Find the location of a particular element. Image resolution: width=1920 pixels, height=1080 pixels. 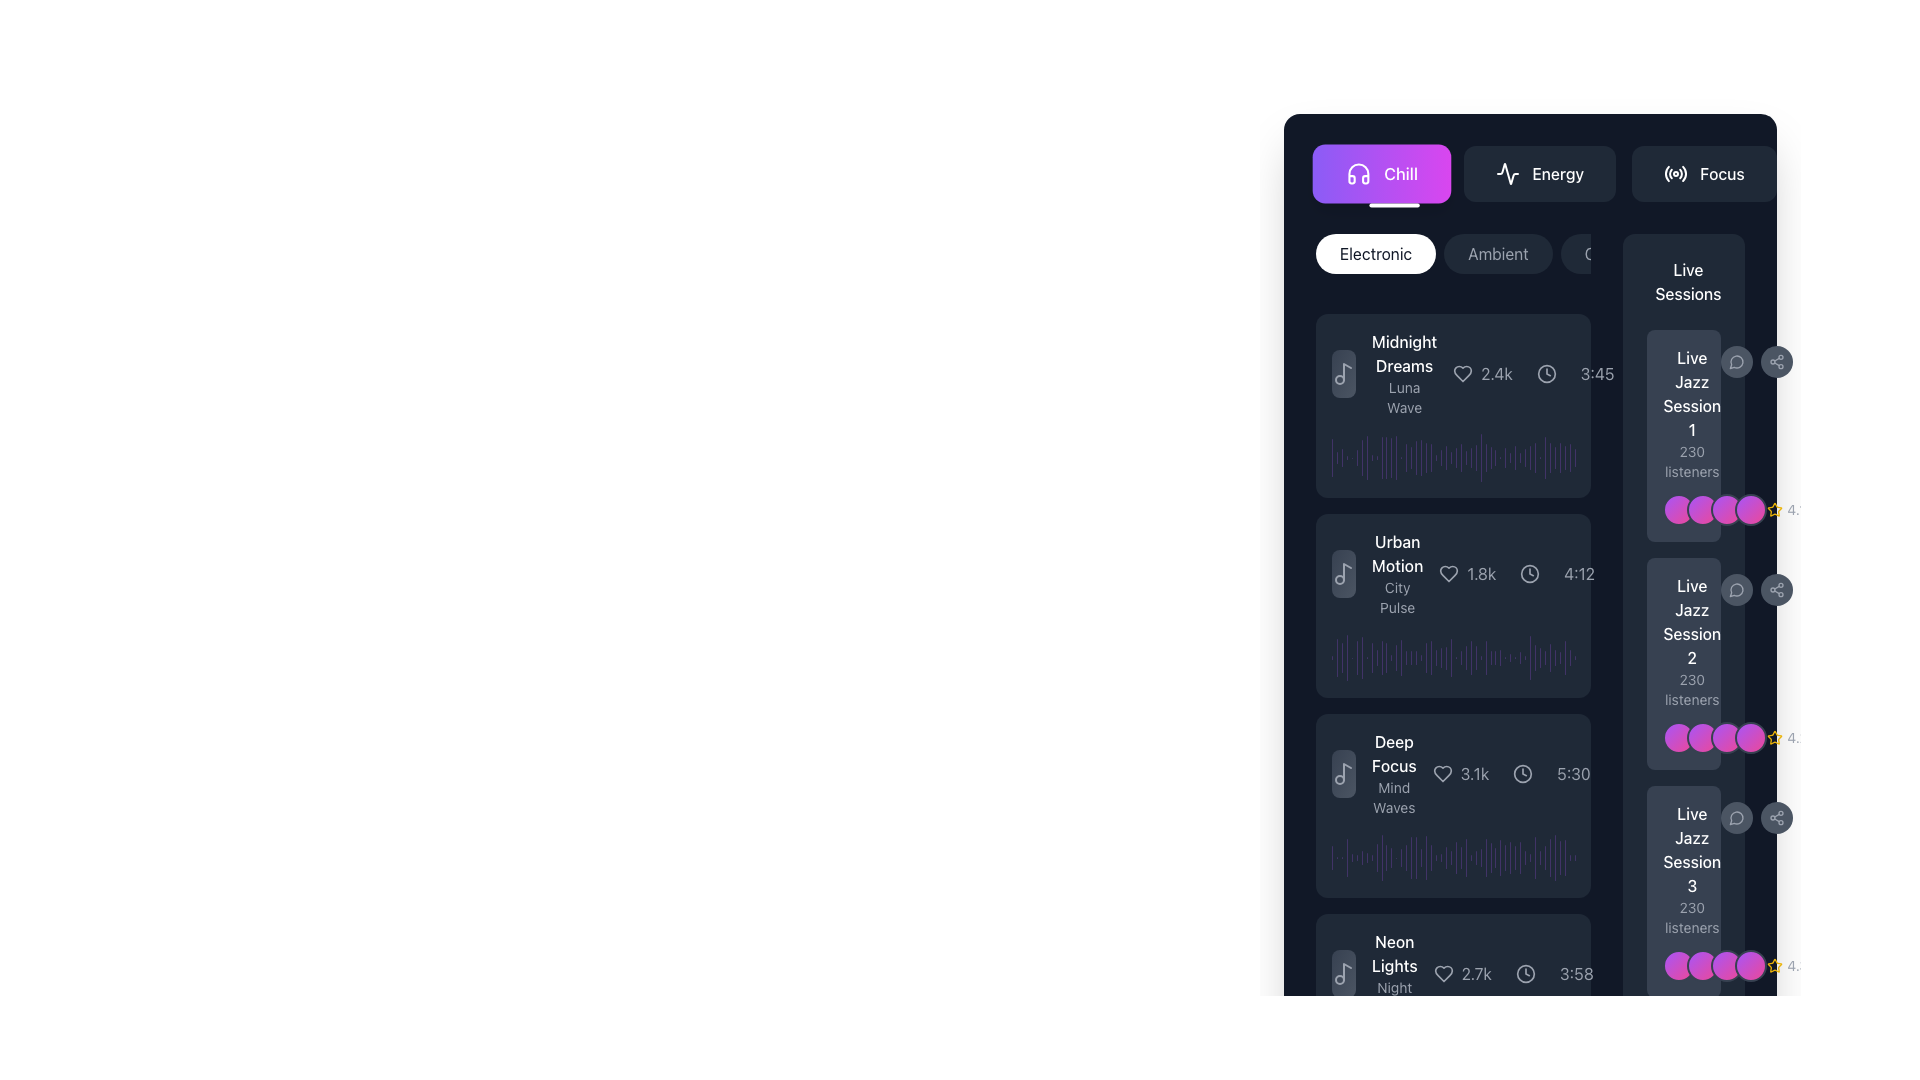

the Avatar group display consisting of four circular objects with gradient shading from purple to pink, located under the 'Live Jazz Session 2' section is located at coordinates (1714, 737).